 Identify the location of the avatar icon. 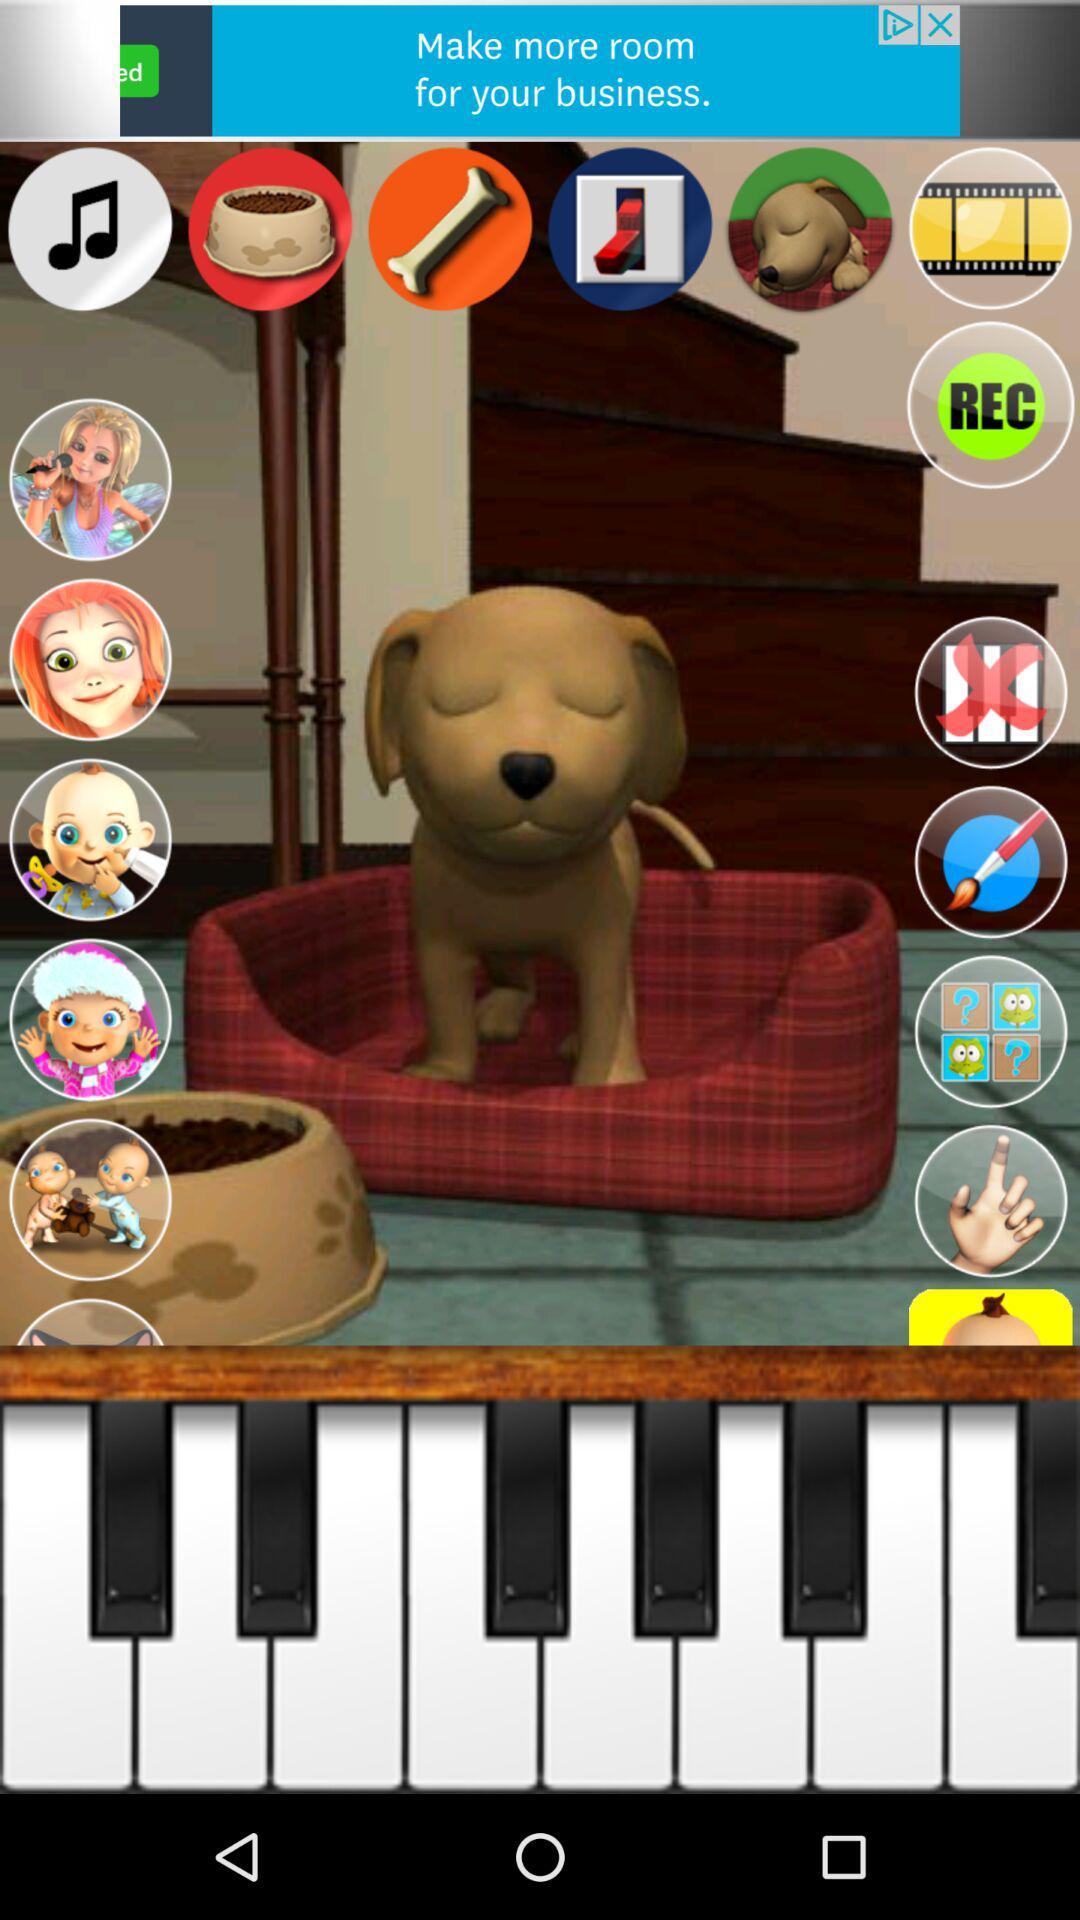
(88, 897).